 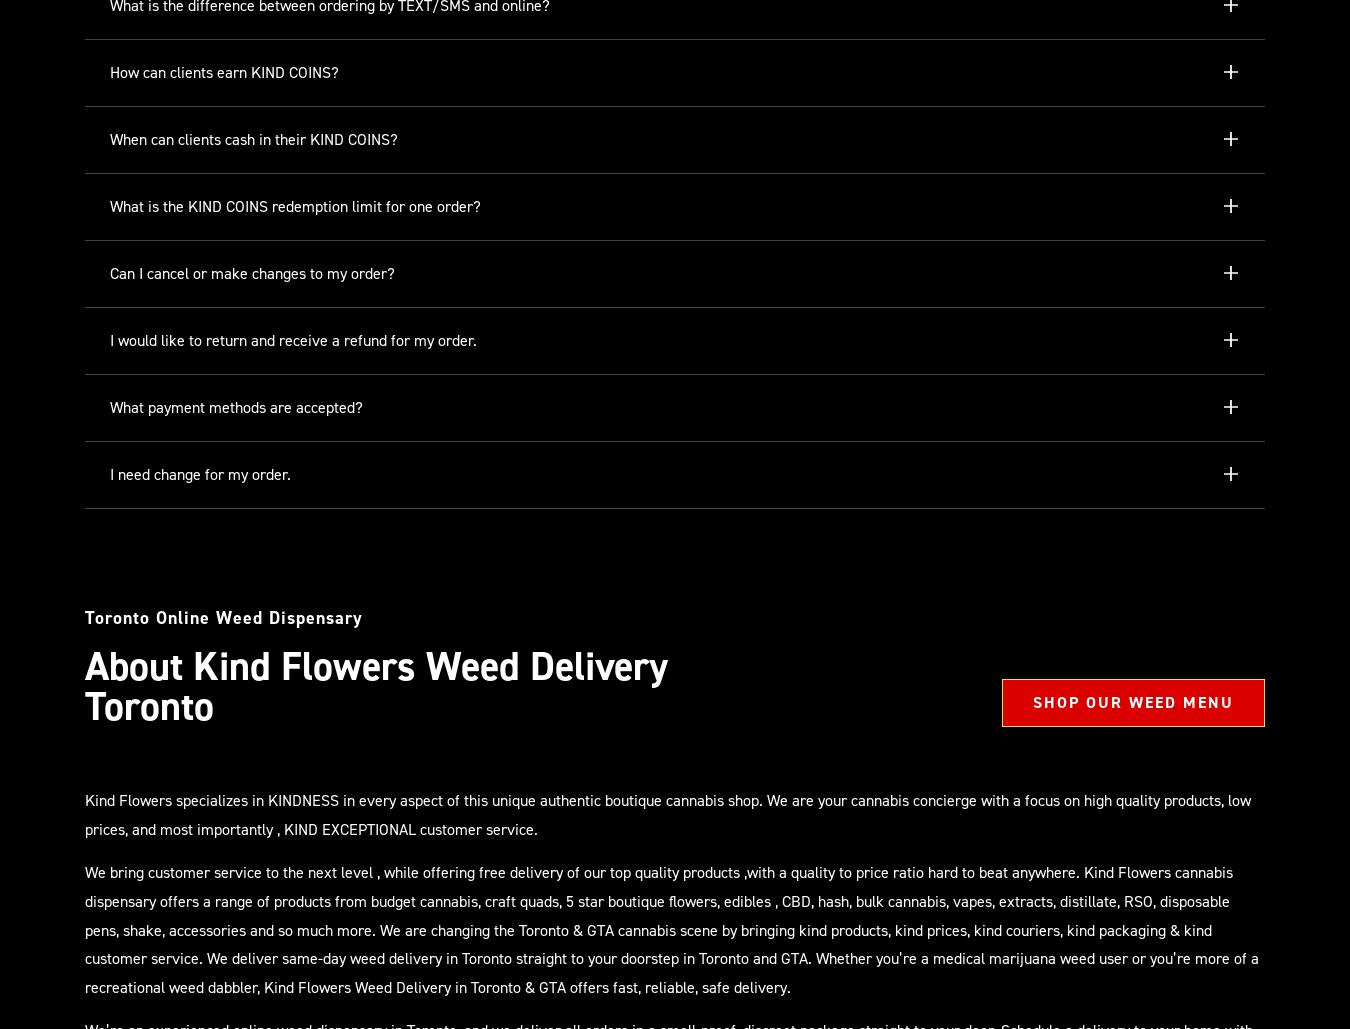 I want to click on 'Kind Flowers specializes in KINDNESS in every aspect of this unique authentic boutique cannabis shop. We are your cannabis concierge with a focus on high quality products, low prices, and most importantly , KIND EXCEPTIONAL customer service.', so click(x=667, y=813).